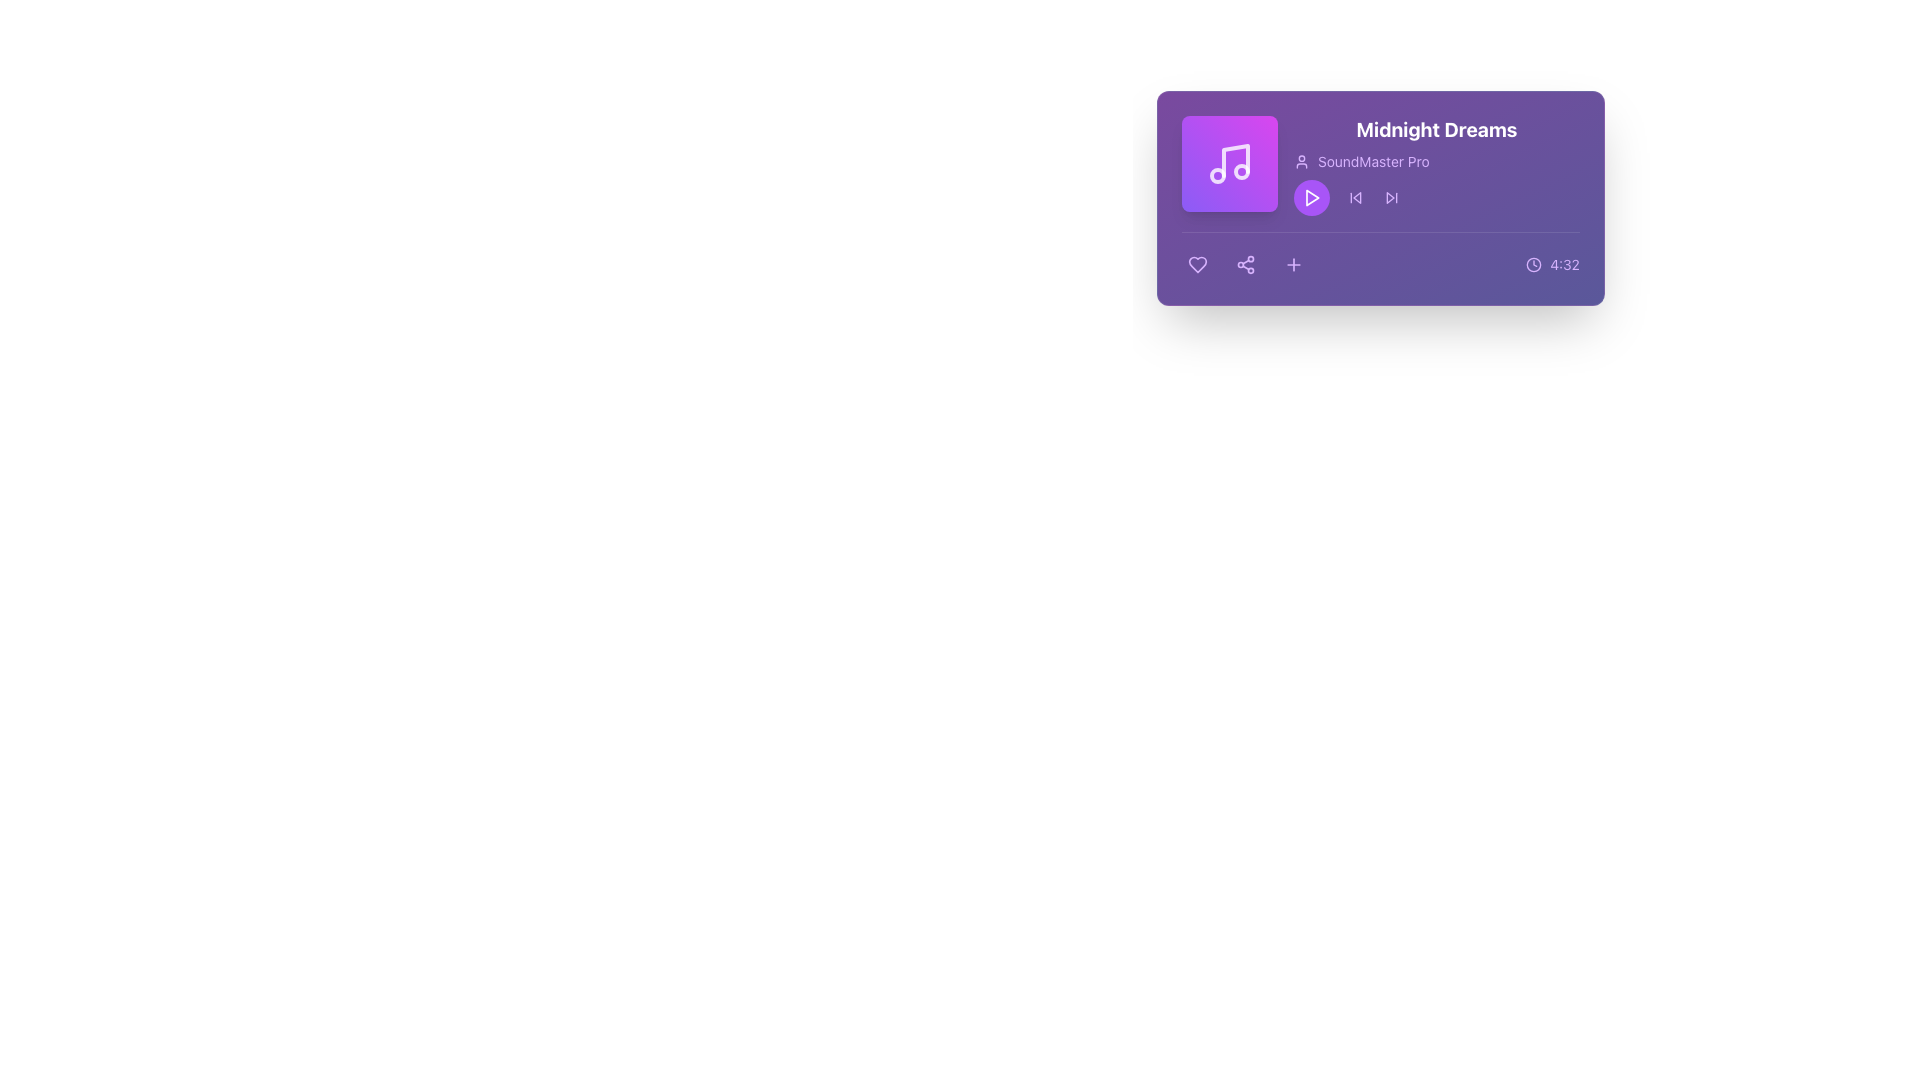 This screenshot has height=1080, width=1920. I want to click on the heart icon located at the bottom-left section of the card, so click(1198, 264).